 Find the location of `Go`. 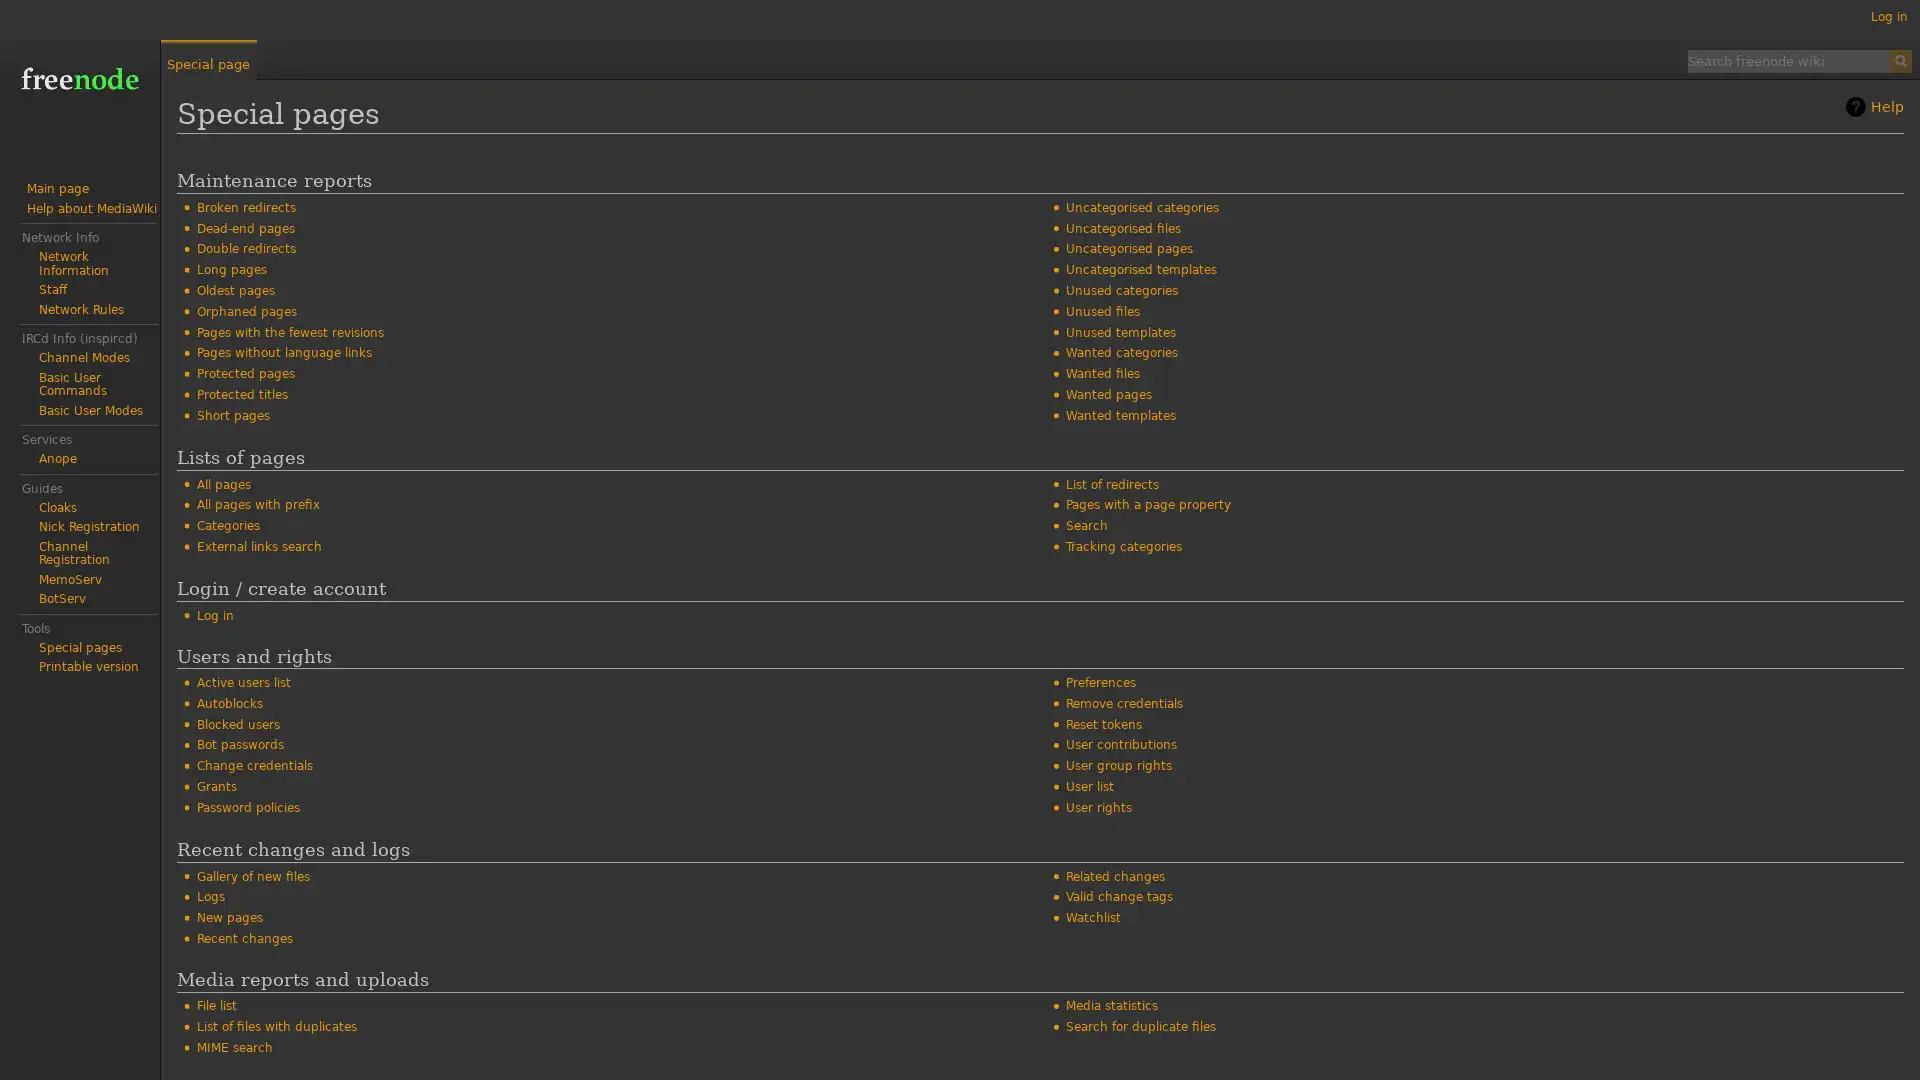

Go is located at coordinates (1899, 60).